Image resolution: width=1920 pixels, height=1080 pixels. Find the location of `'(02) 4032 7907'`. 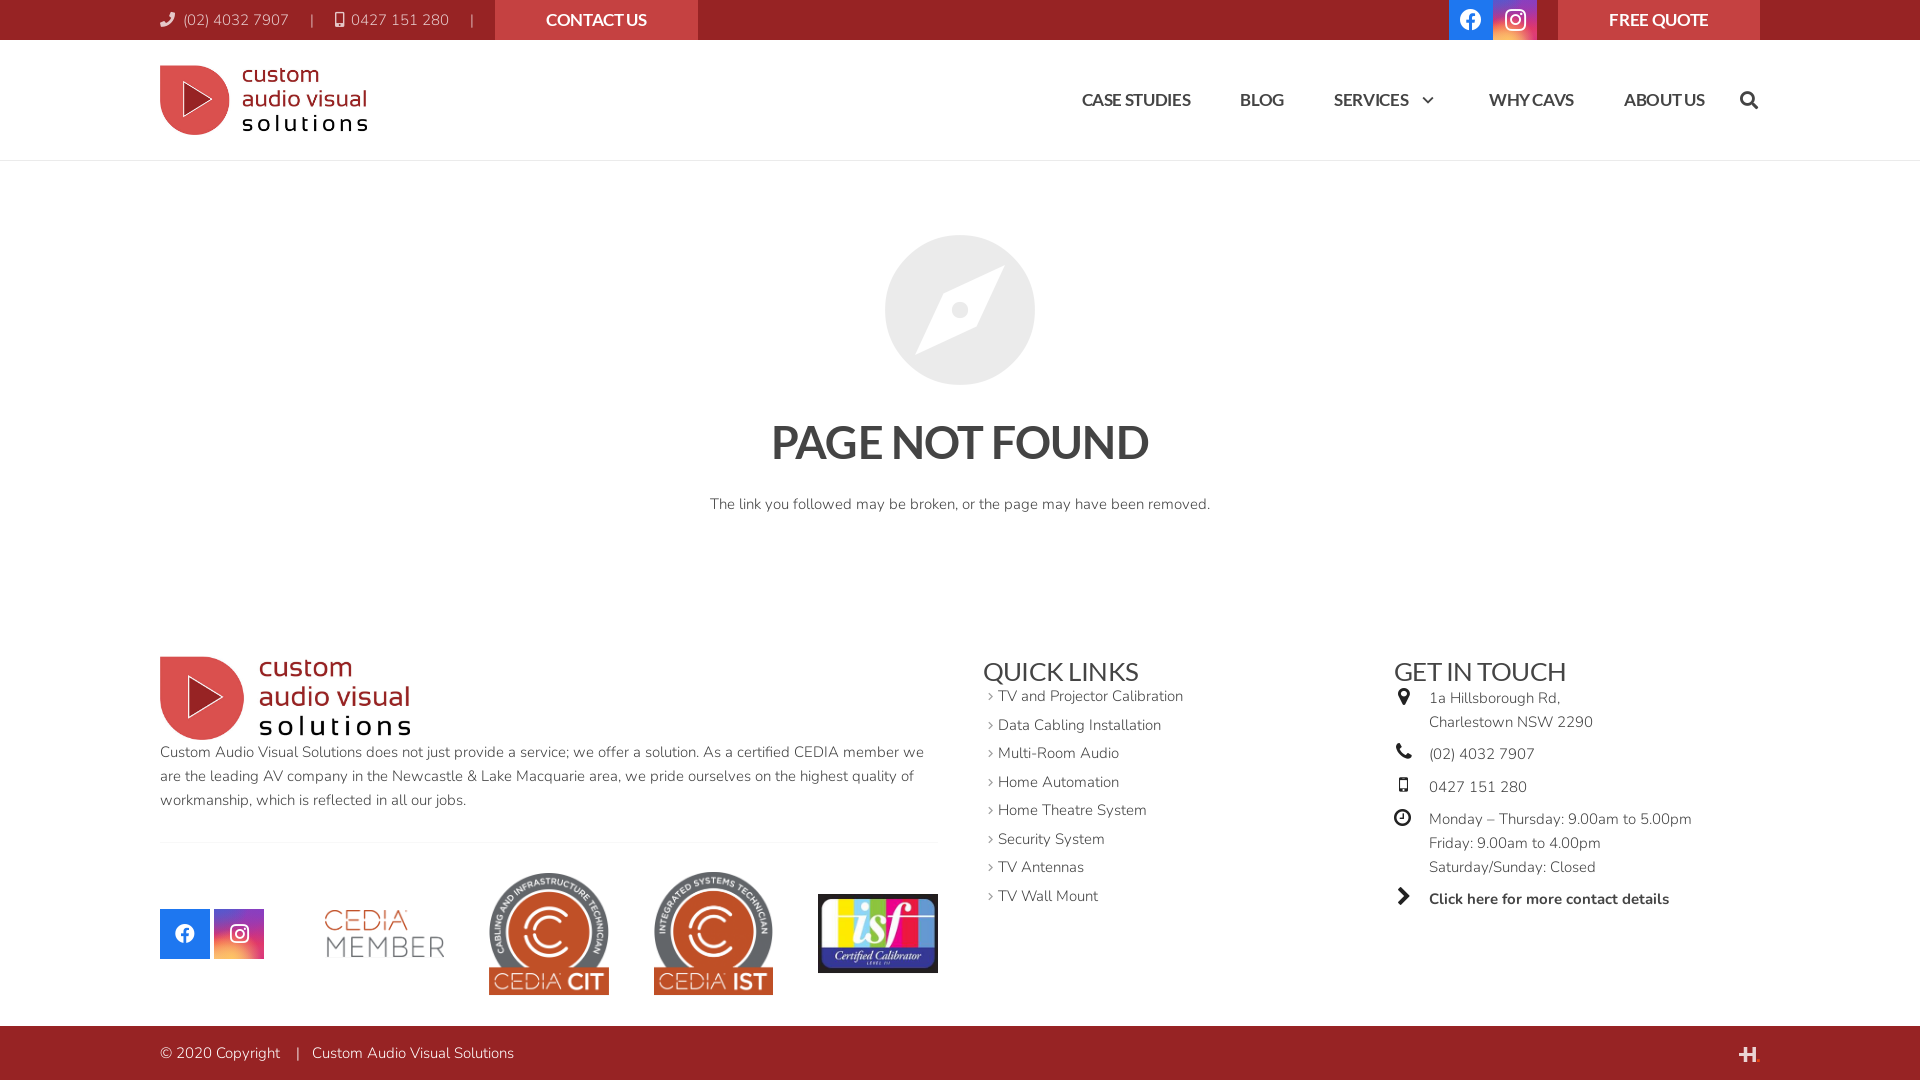

'(02) 4032 7907' is located at coordinates (1482, 754).